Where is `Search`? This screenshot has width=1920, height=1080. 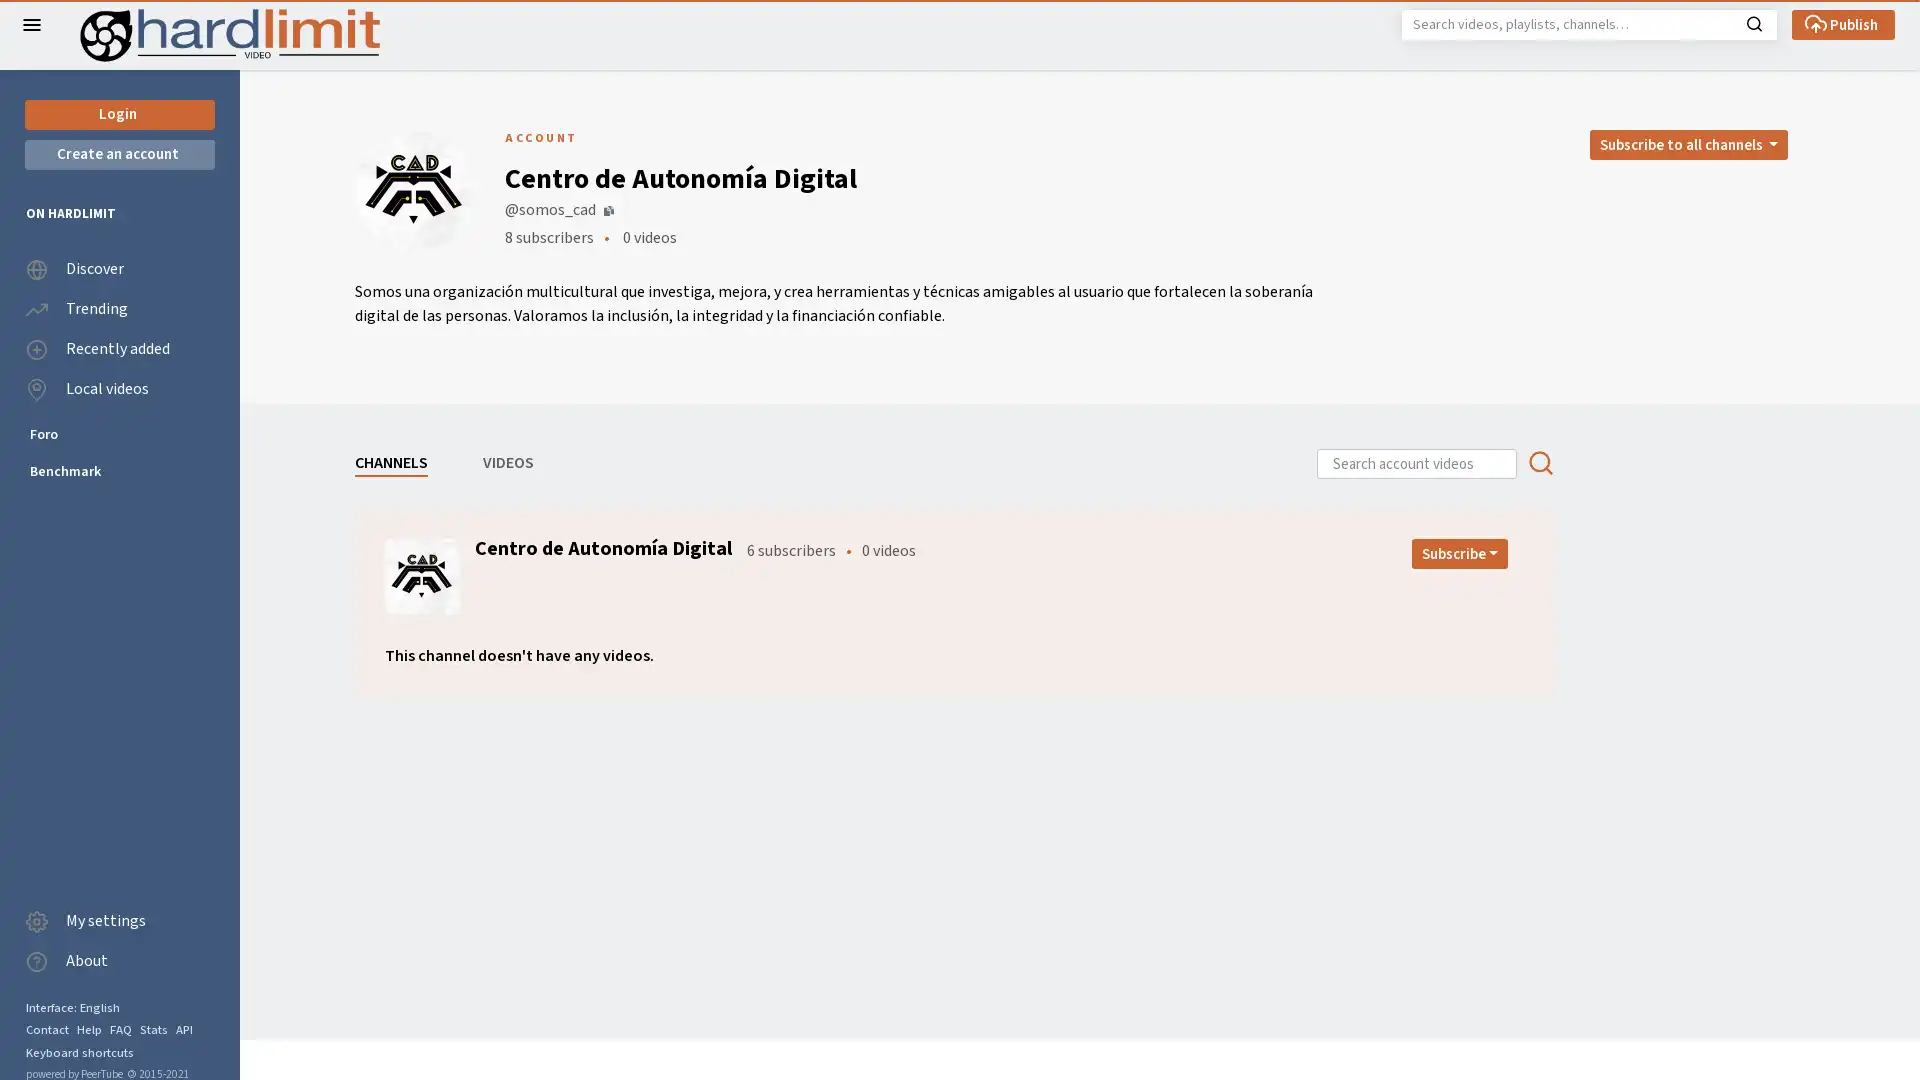 Search is located at coordinates (1753, 22).